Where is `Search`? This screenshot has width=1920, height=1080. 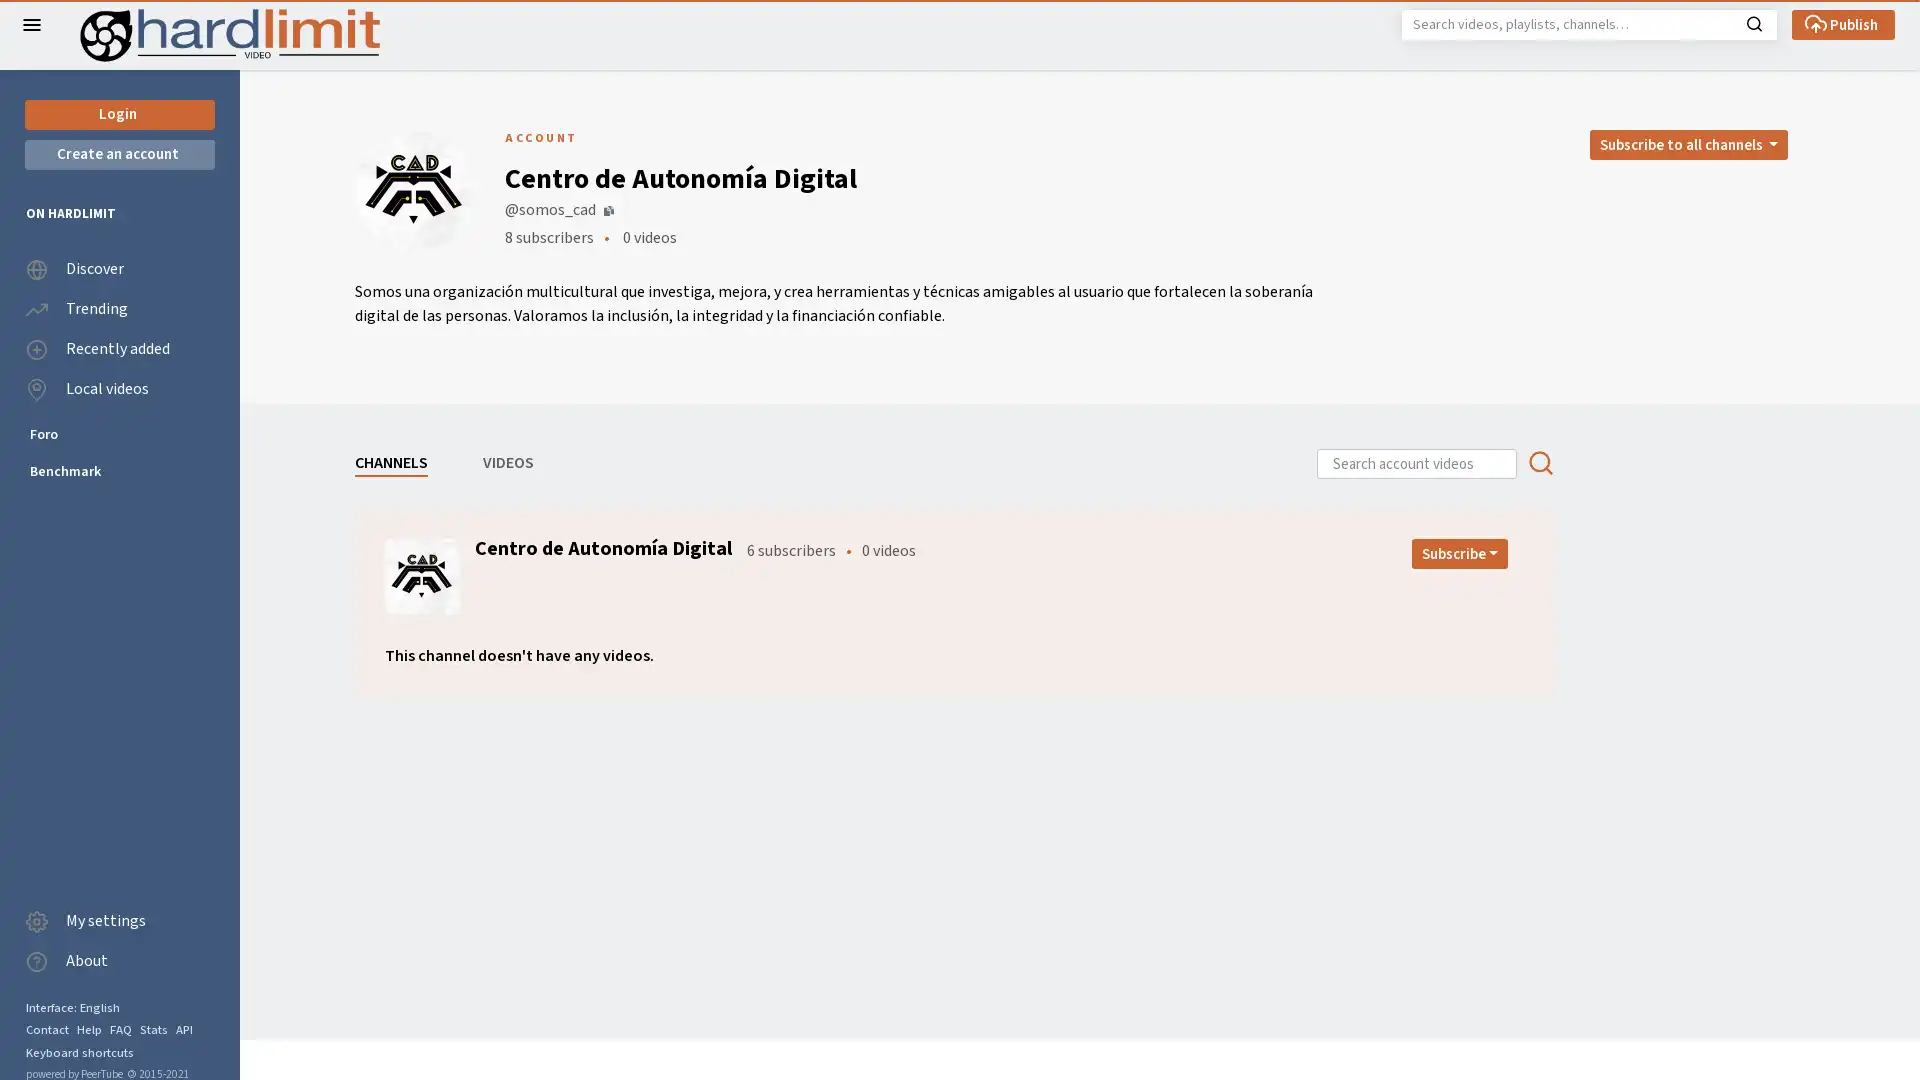 Search is located at coordinates (1753, 22).